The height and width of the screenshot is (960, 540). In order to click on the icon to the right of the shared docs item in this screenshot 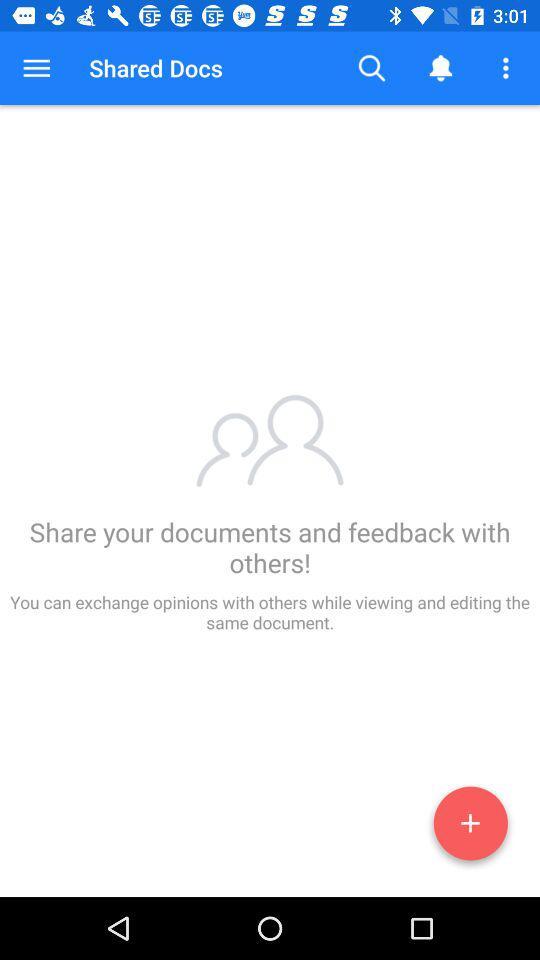, I will do `click(372, 68)`.